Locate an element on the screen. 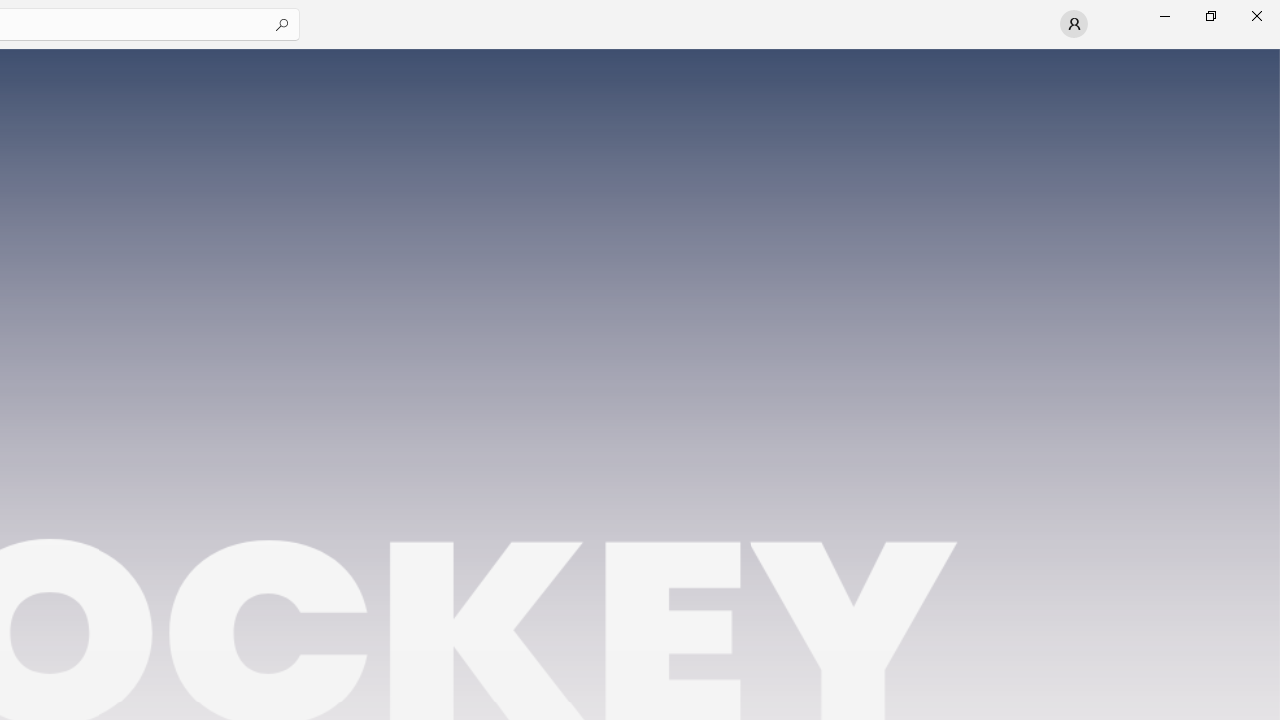 This screenshot has width=1280, height=720. 'Close Microsoft Store' is located at coordinates (1255, 15).